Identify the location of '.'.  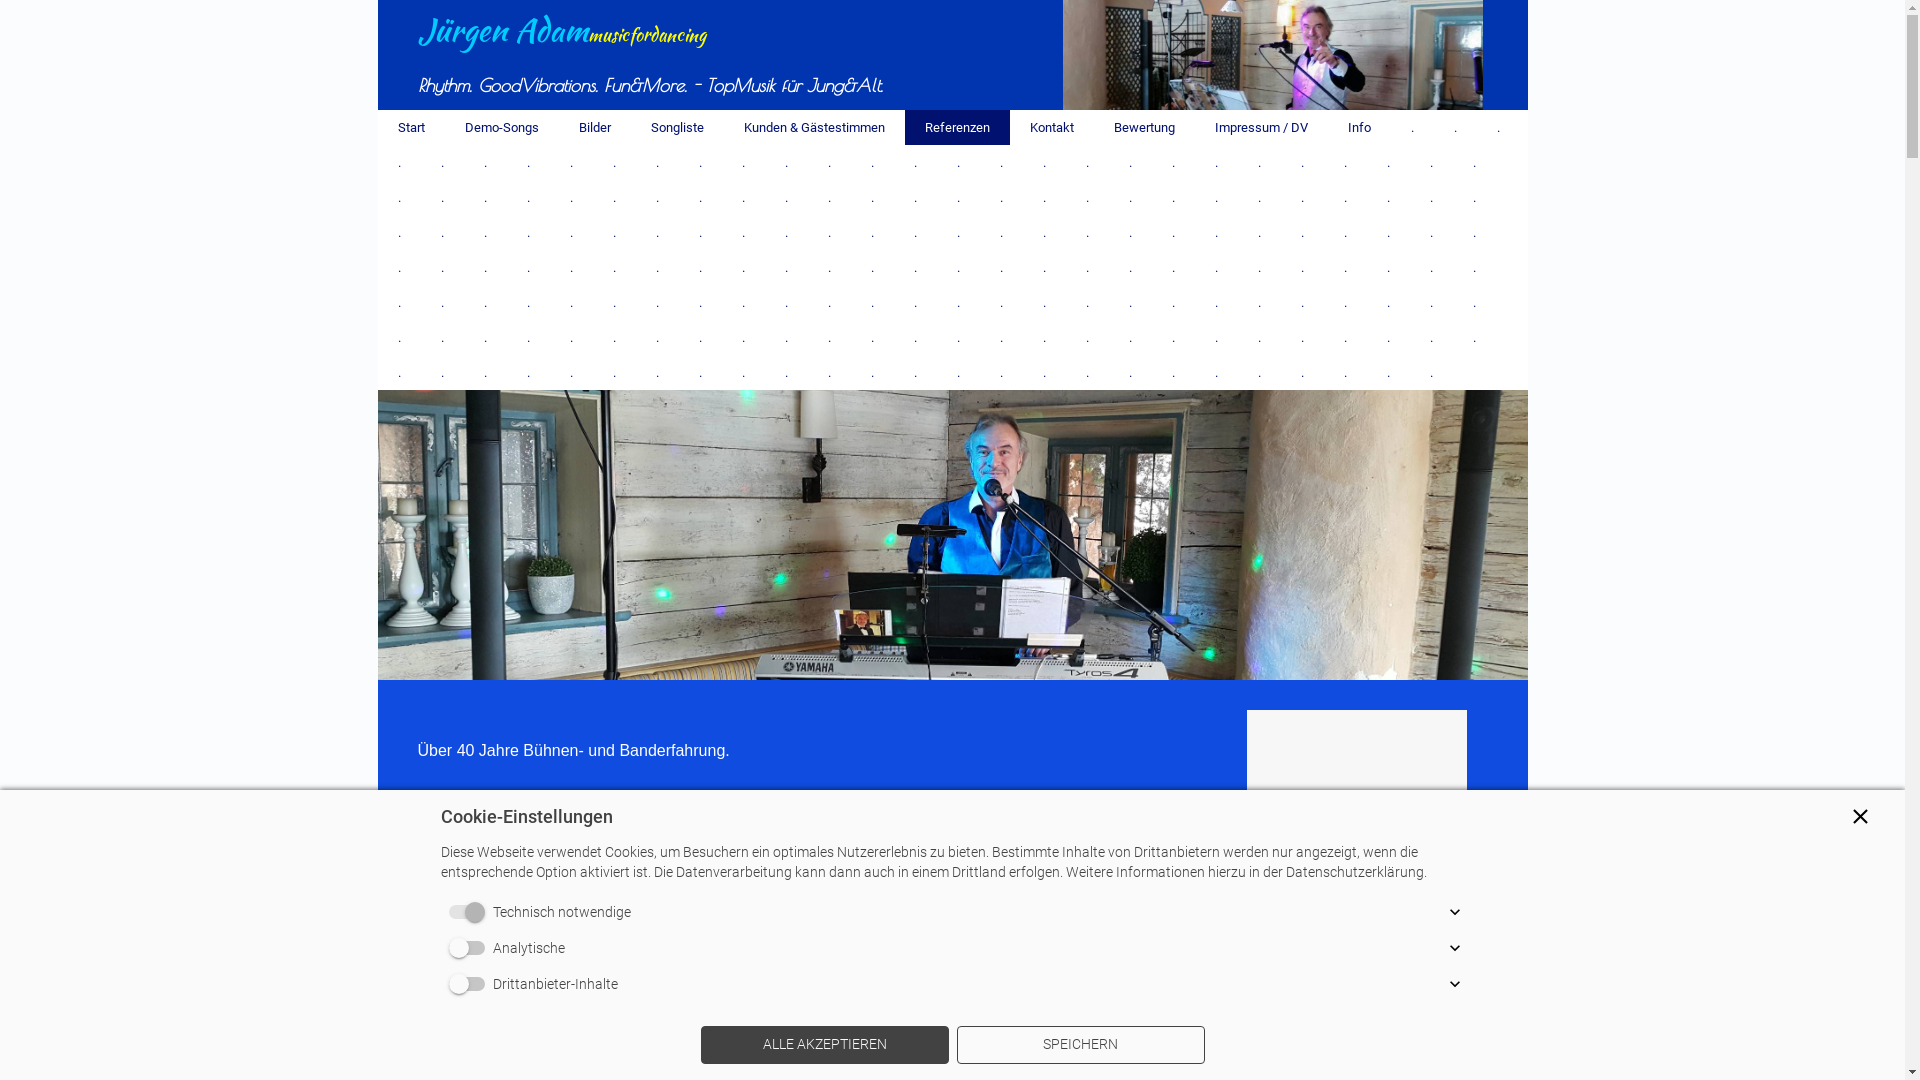
(1410, 127).